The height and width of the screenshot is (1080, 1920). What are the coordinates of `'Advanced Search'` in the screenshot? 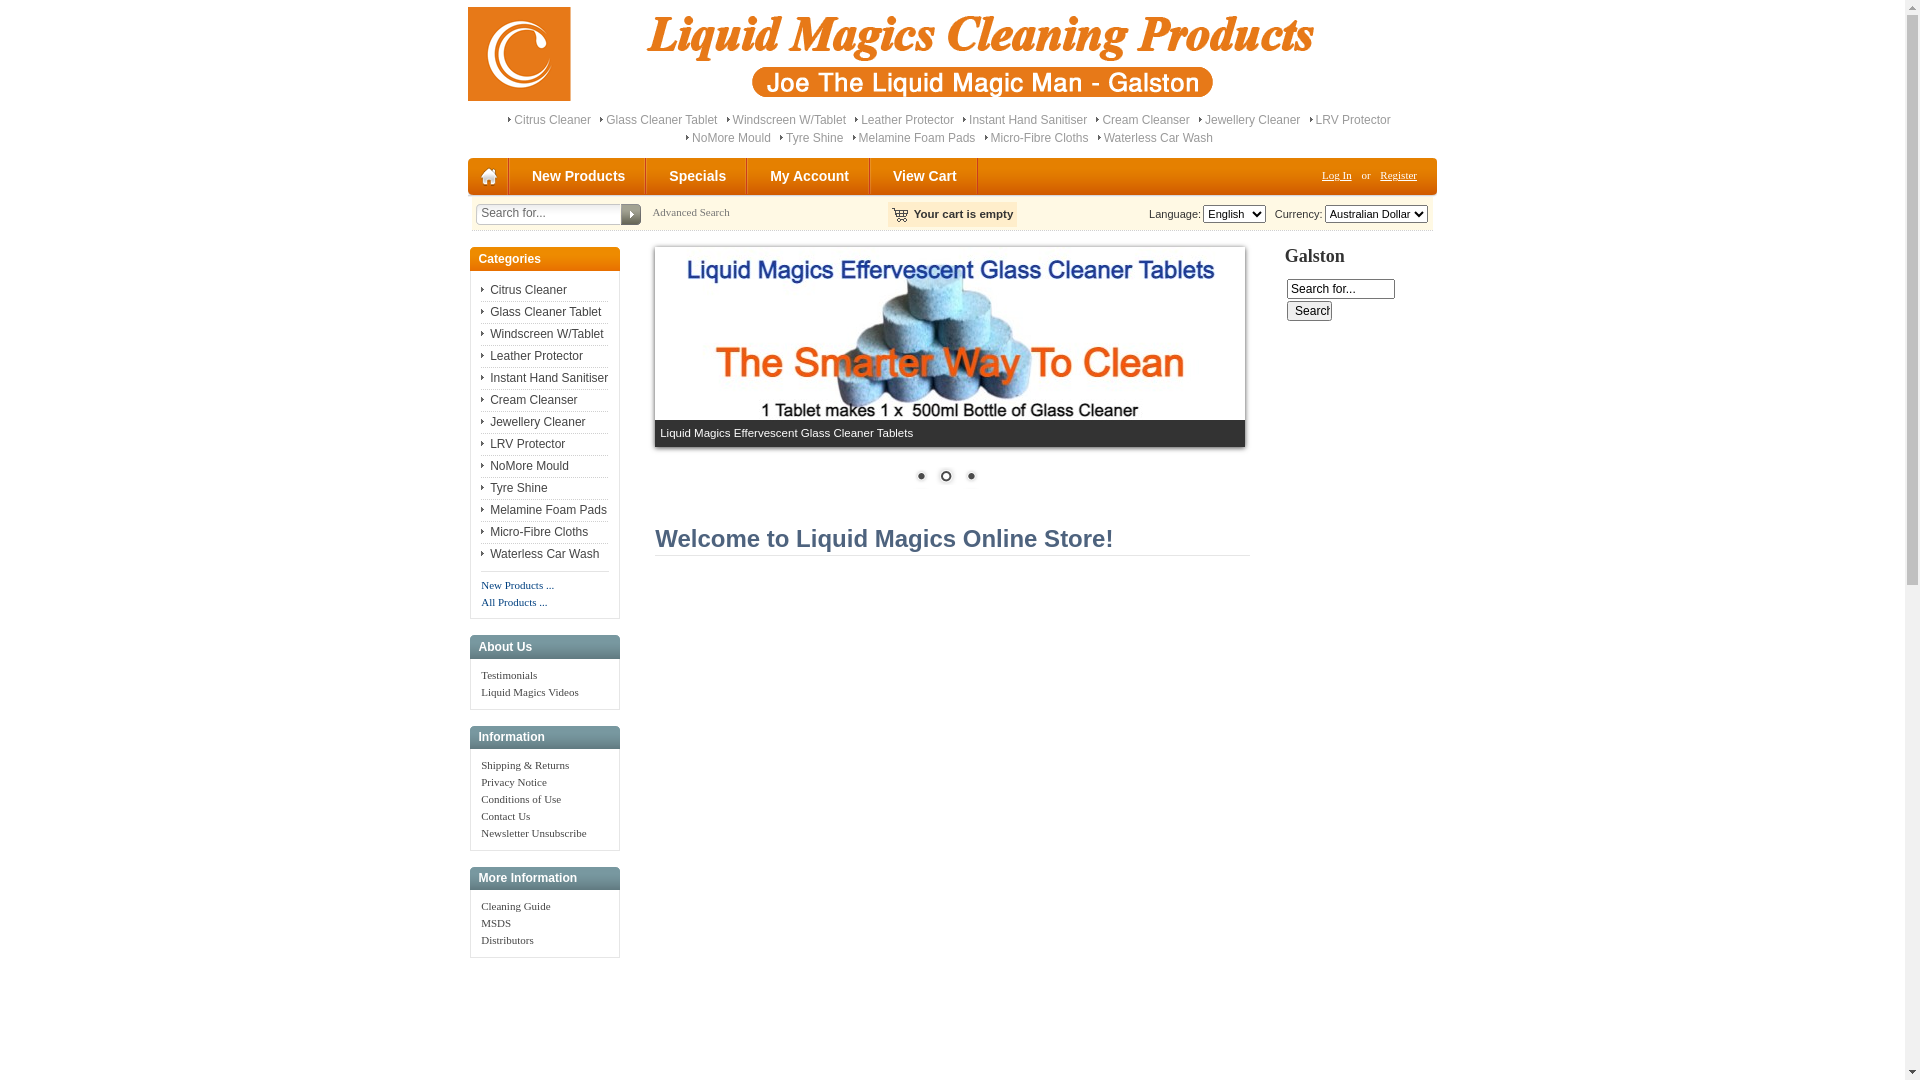 It's located at (690, 212).